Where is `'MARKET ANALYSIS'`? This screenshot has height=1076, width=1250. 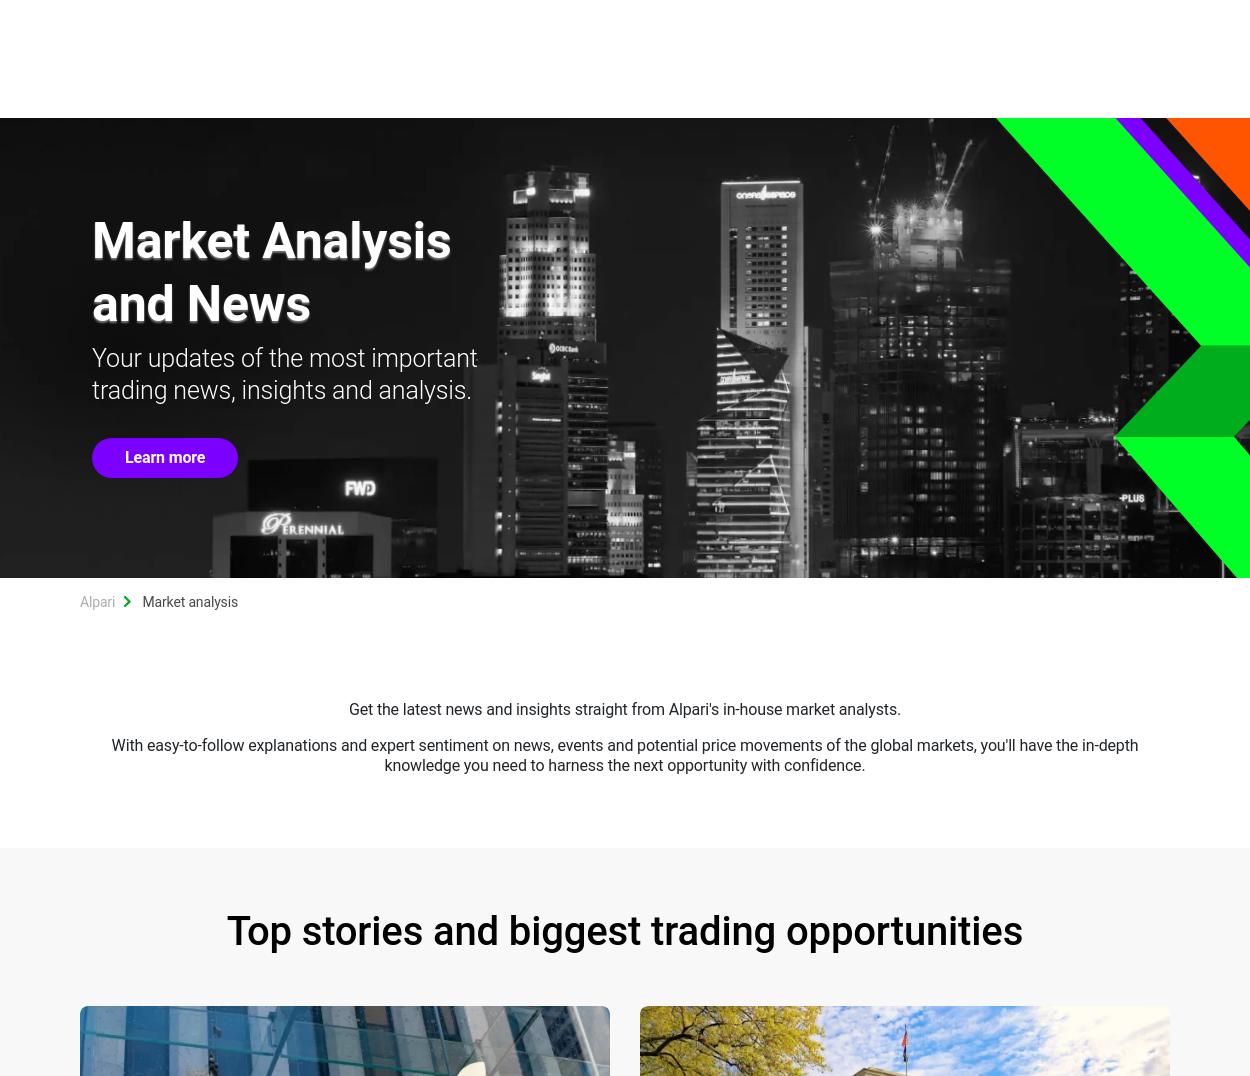
'MARKET ANALYSIS' is located at coordinates (794, 82).